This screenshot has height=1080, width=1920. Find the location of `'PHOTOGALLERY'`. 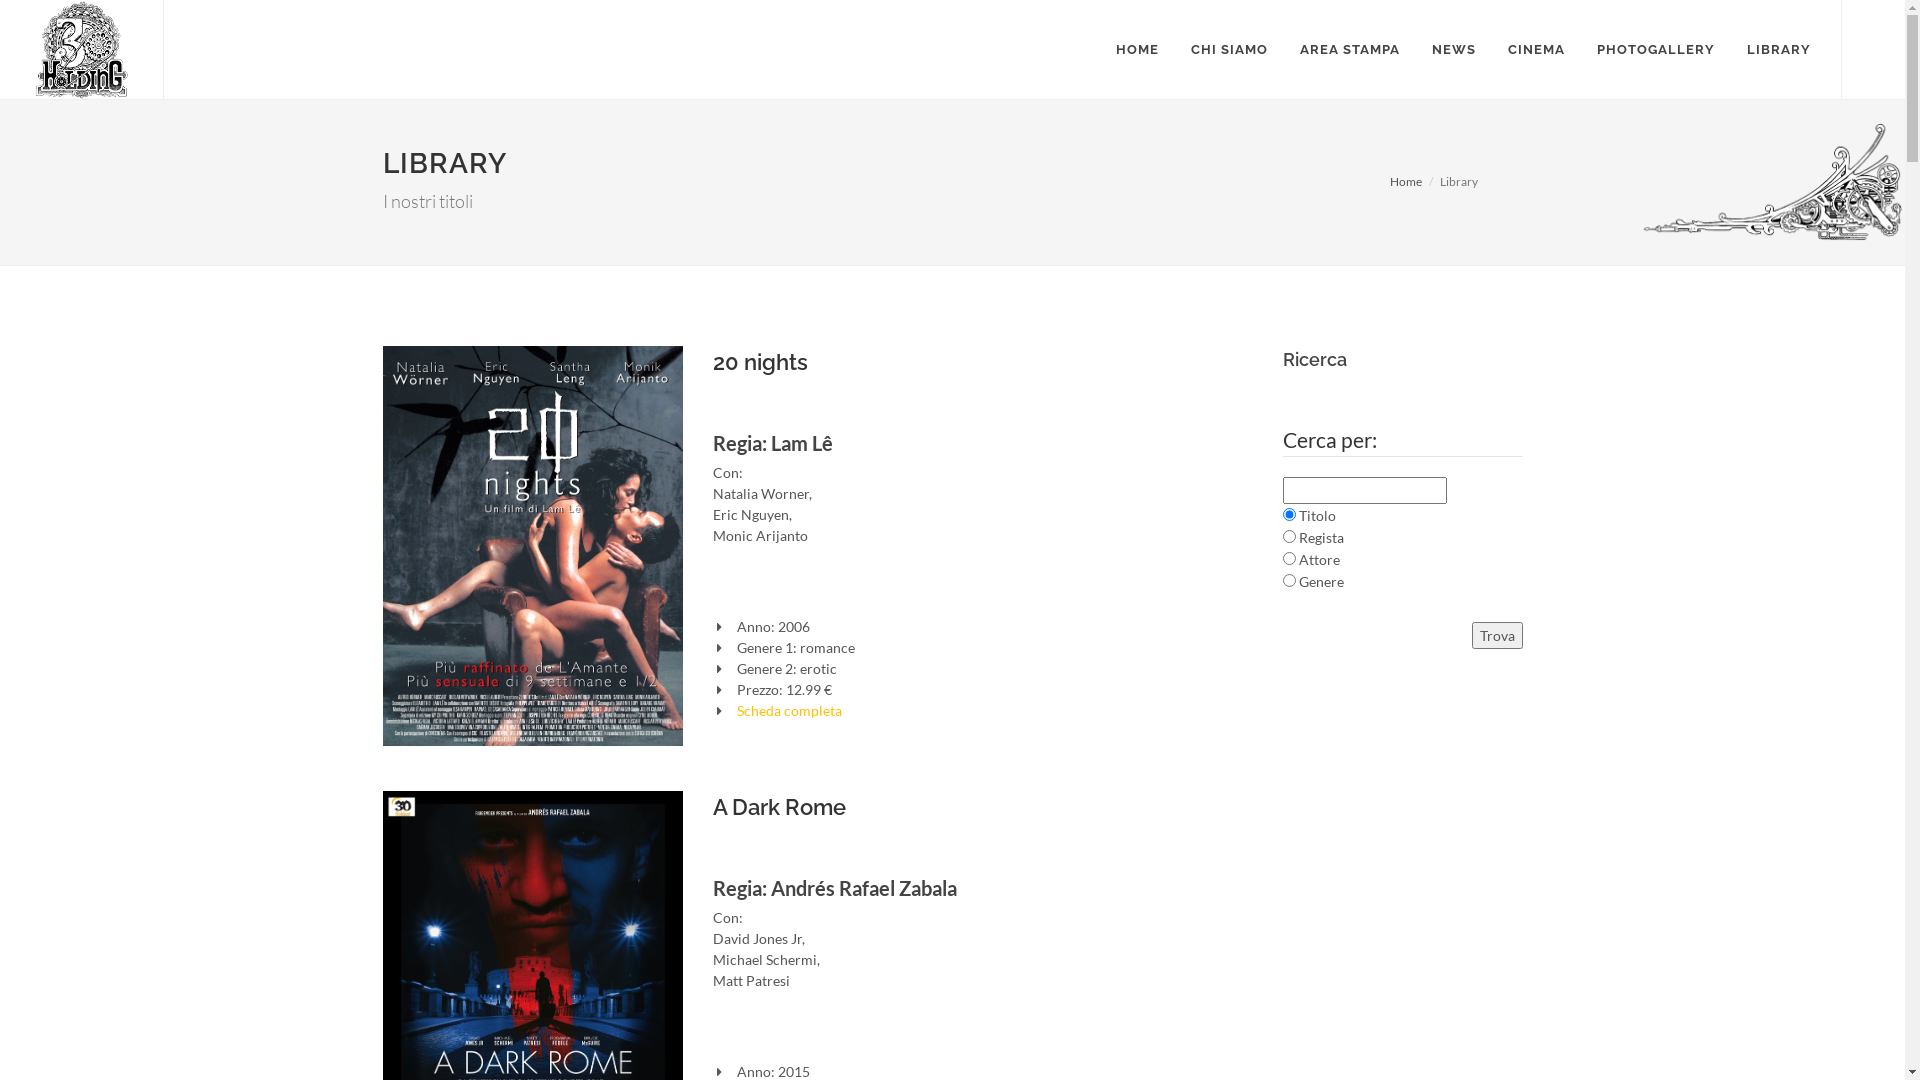

'PHOTOGALLERY' is located at coordinates (1656, 49).